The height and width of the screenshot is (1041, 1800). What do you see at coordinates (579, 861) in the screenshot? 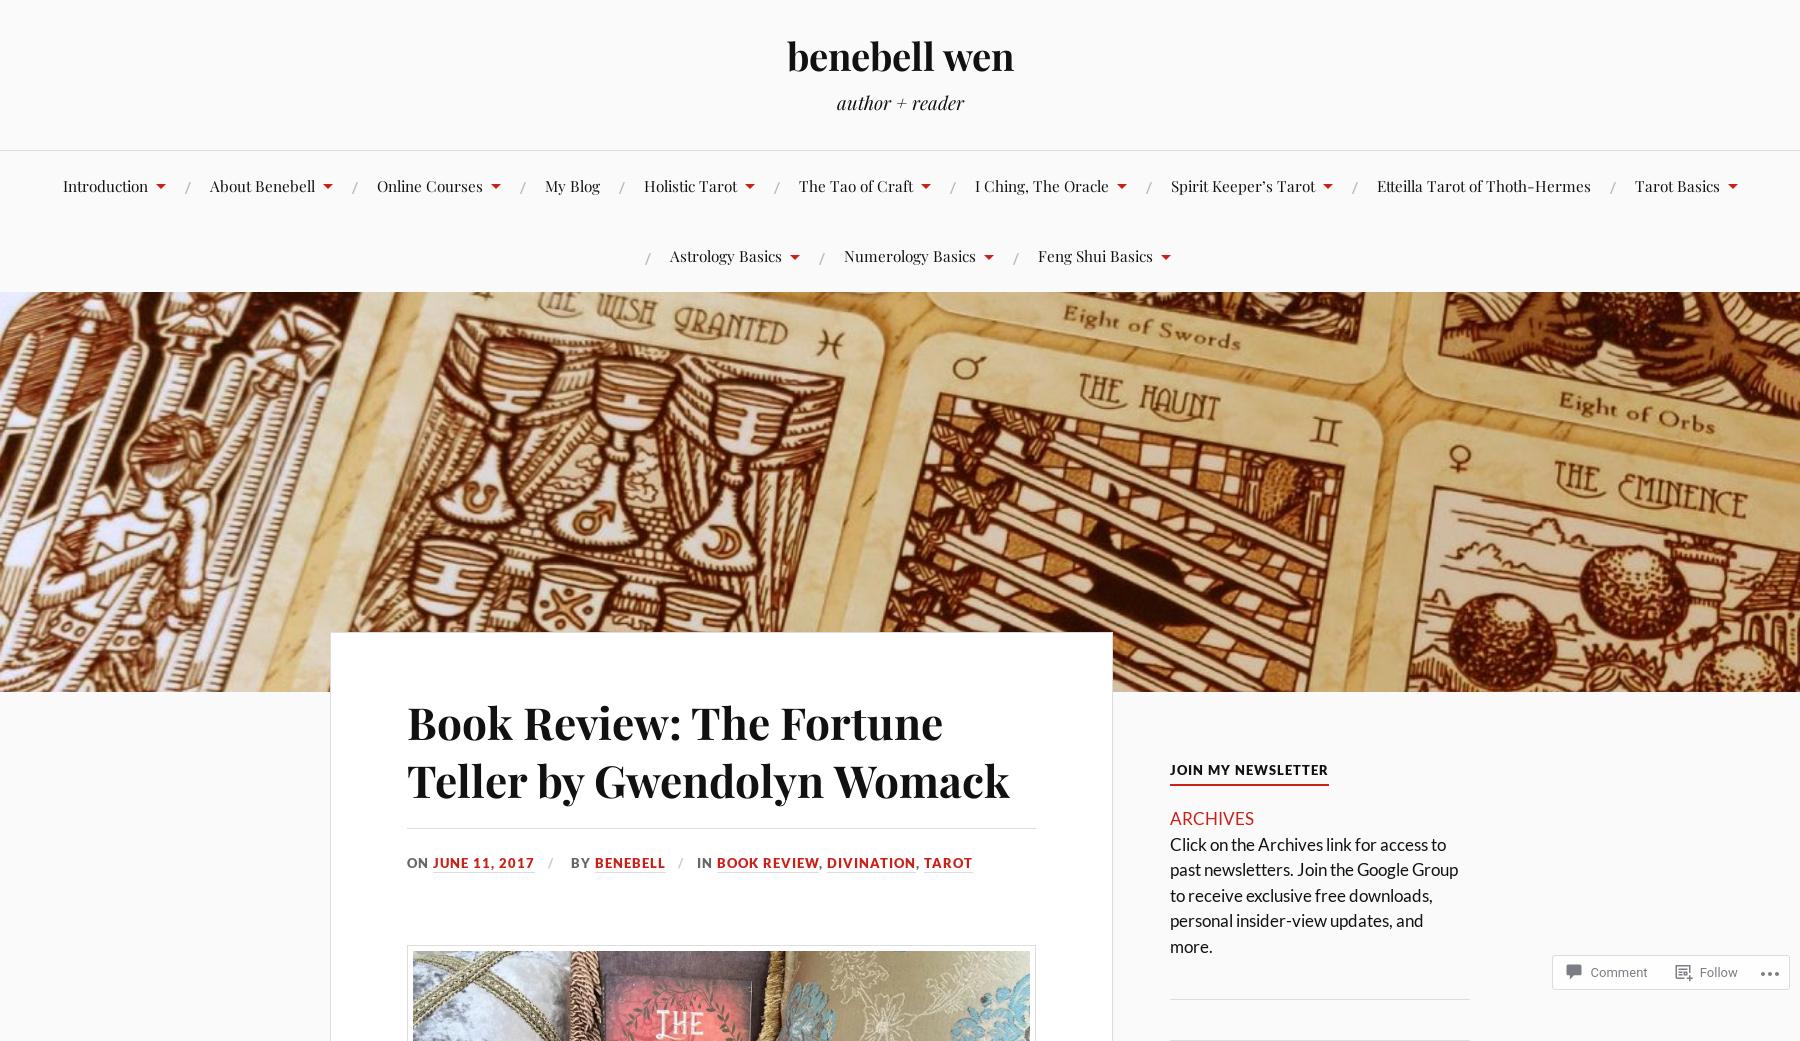
I see `'By'` at bounding box center [579, 861].